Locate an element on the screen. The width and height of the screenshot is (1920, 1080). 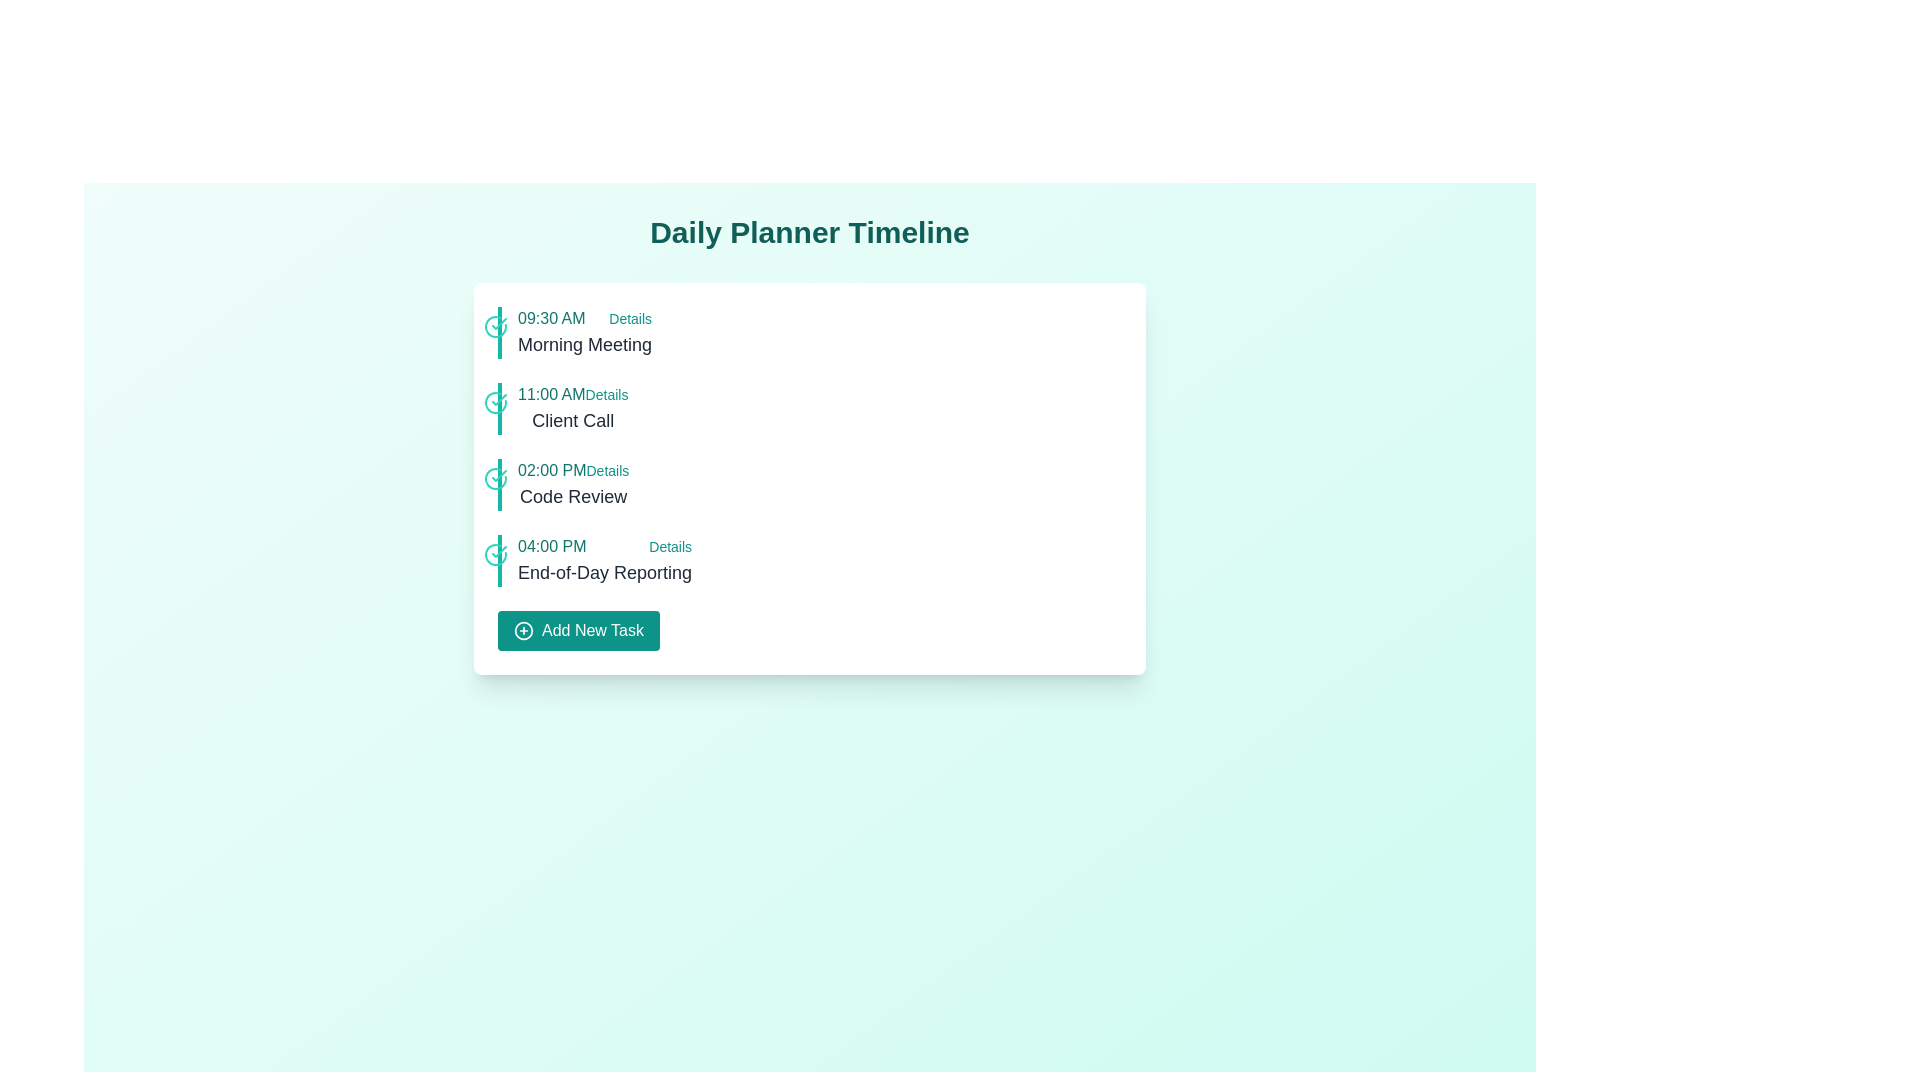
the 'Details' hyperlink for the scheduled event 'Code Review' at '02:00 PM' is located at coordinates (810, 485).